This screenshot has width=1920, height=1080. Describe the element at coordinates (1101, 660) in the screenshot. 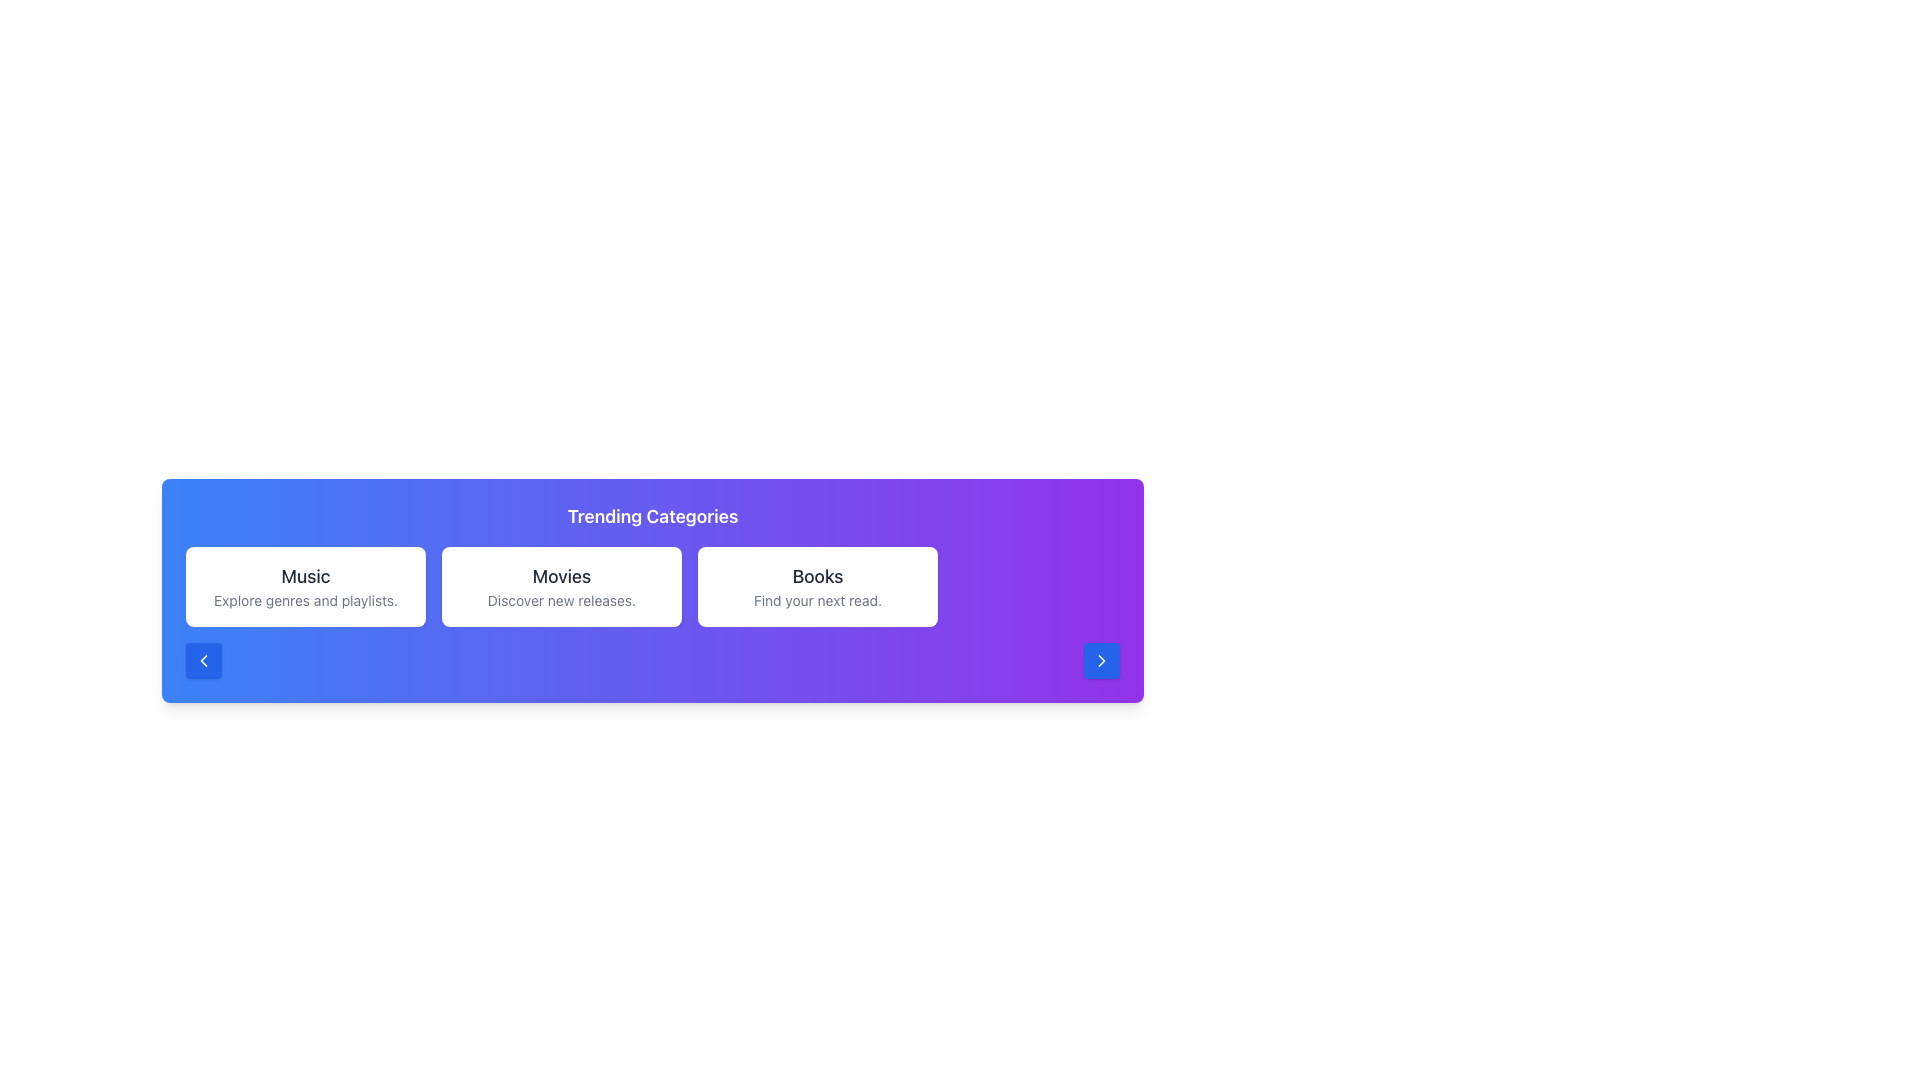

I see `the blue chevron-shaped icon located at the far right corner of the horizontal navigation bar` at that location.